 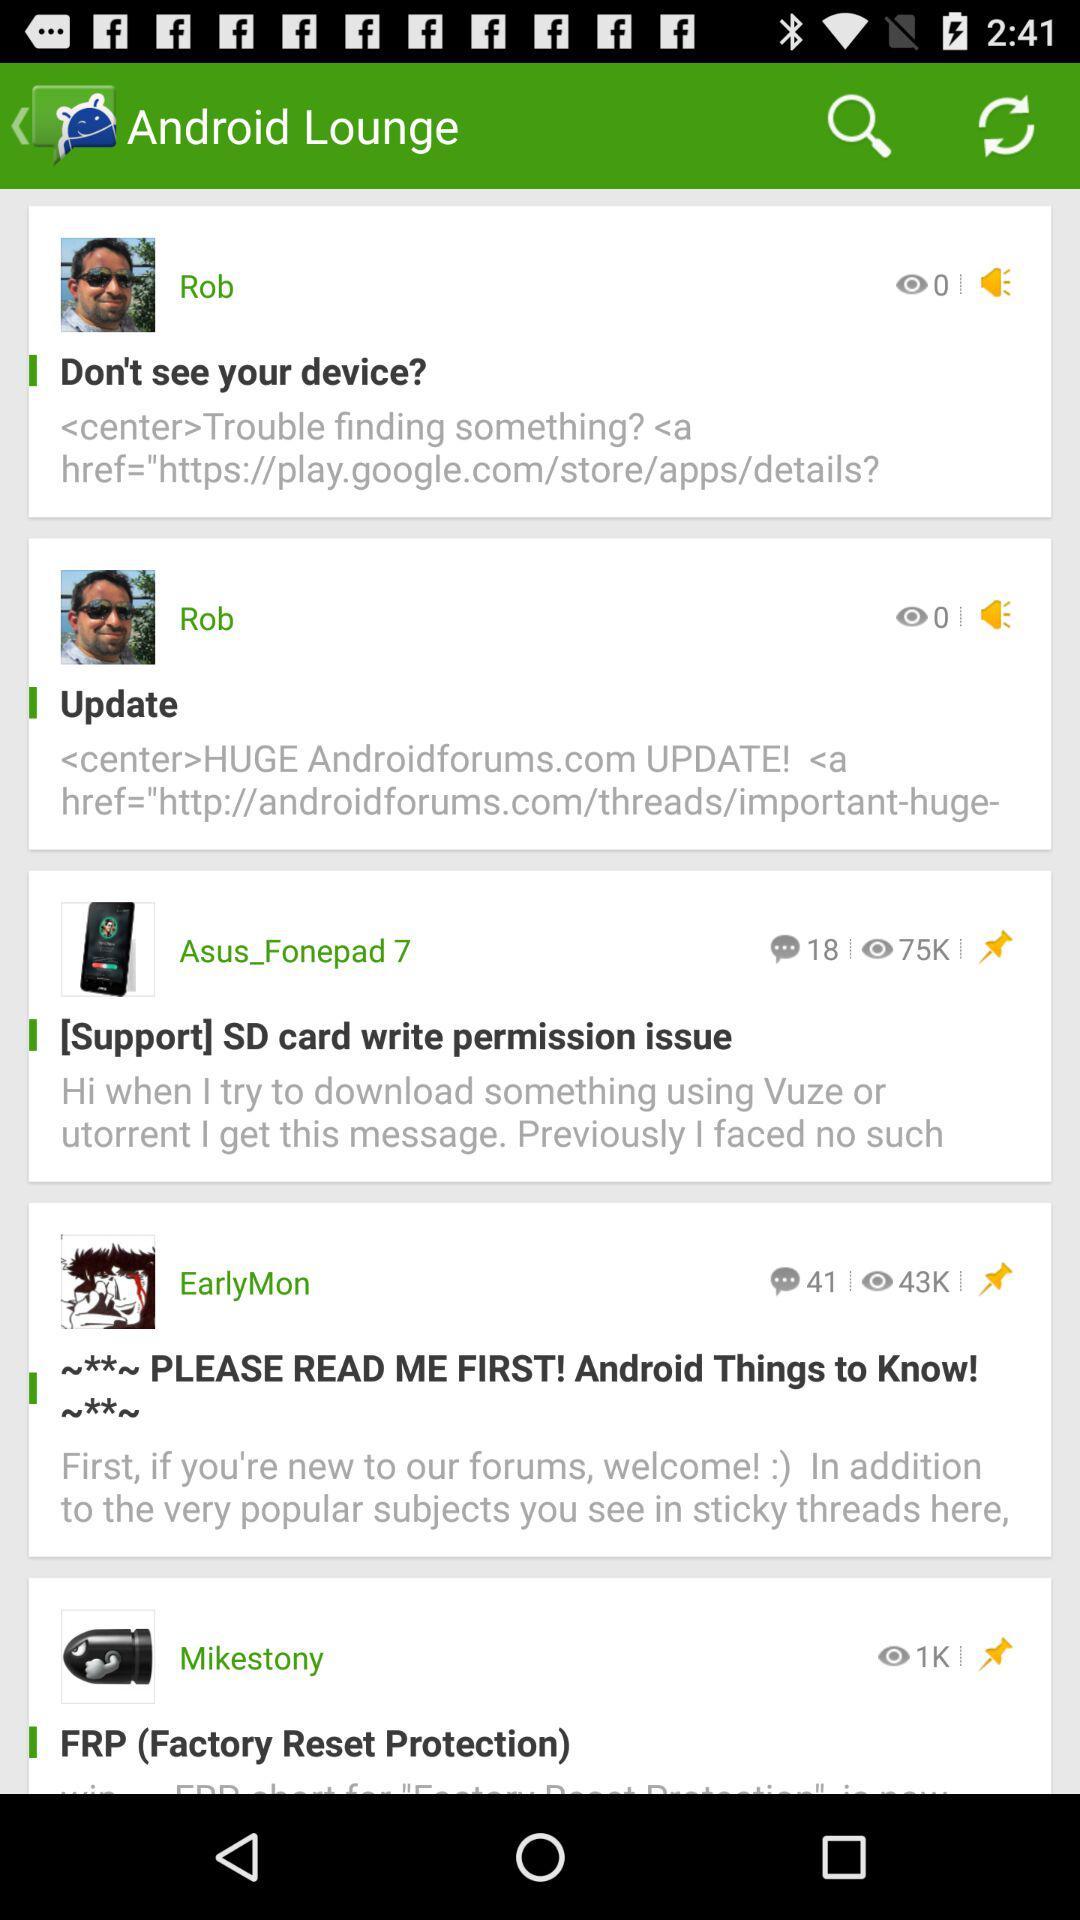 I want to click on the 1k app, so click(x=932, y=1655).